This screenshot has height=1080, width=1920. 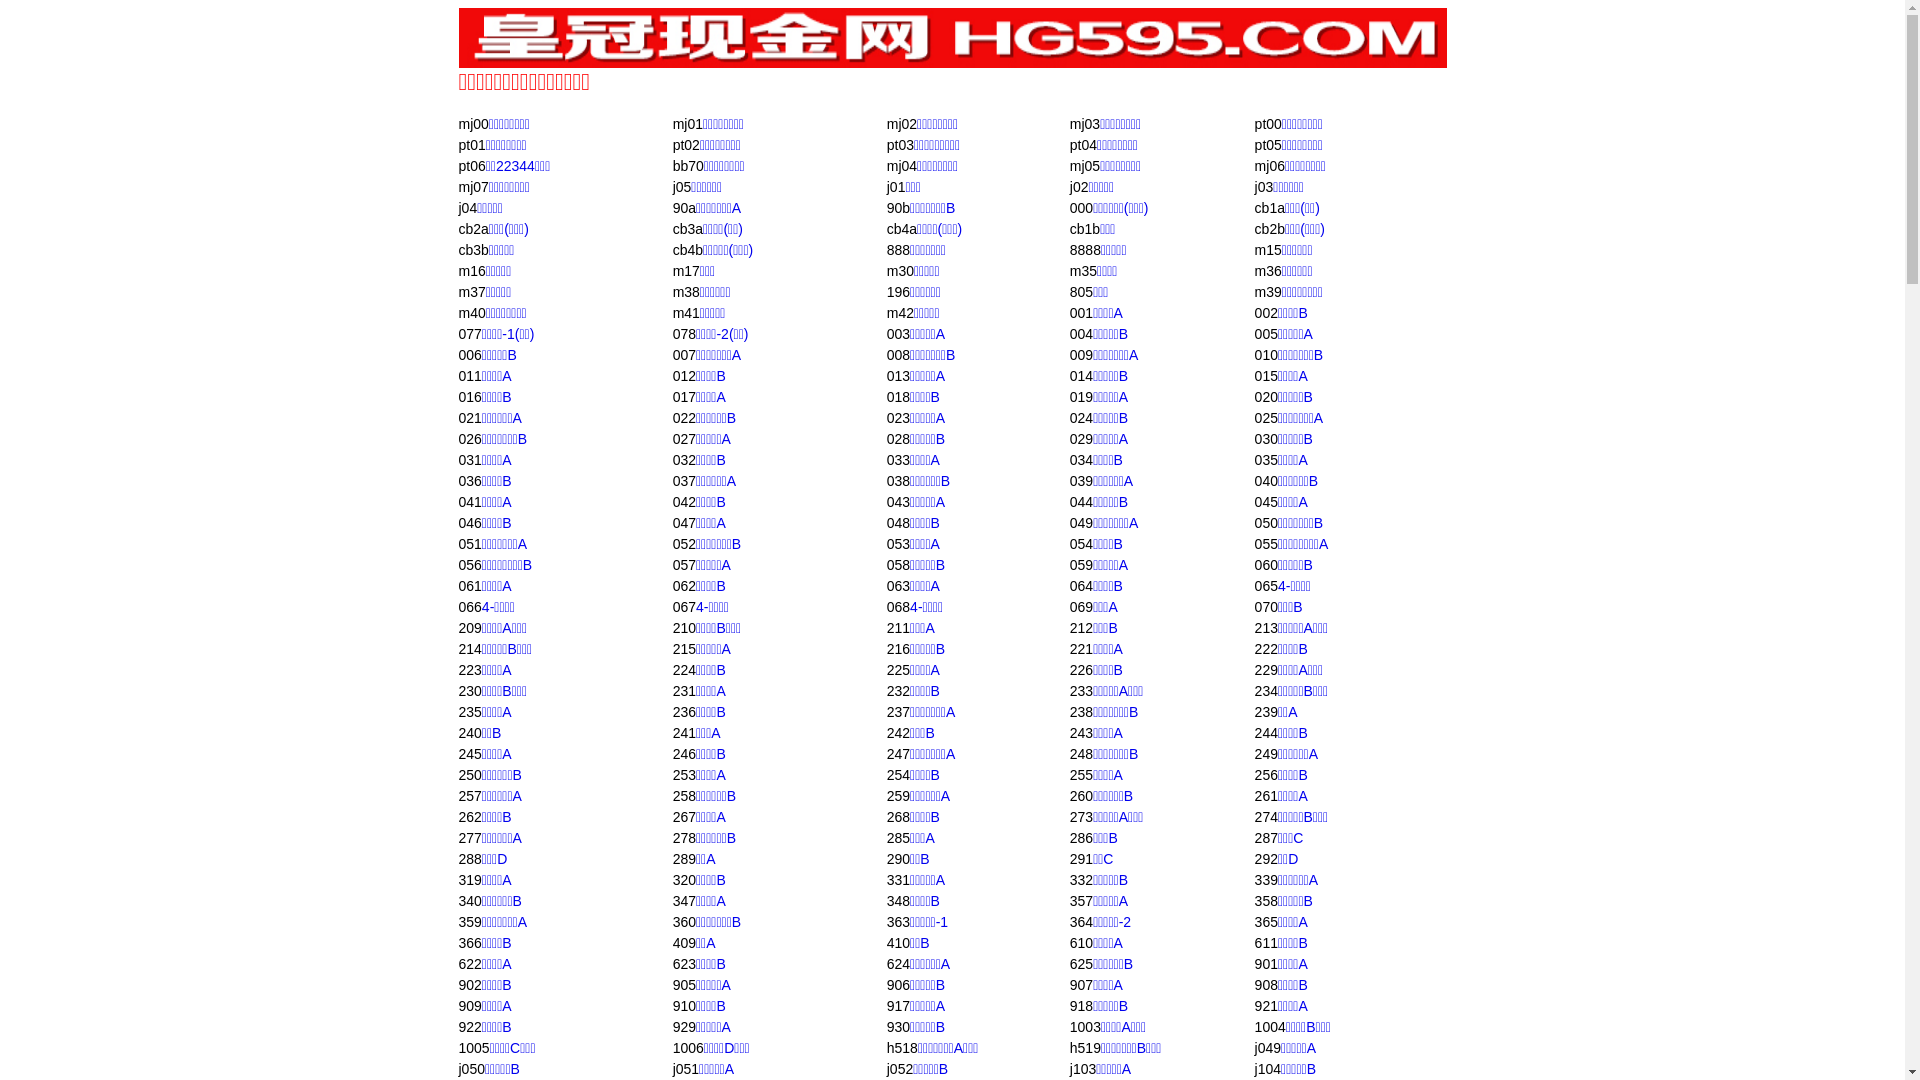 I want to click on '907', so click(x=1080, y=983).